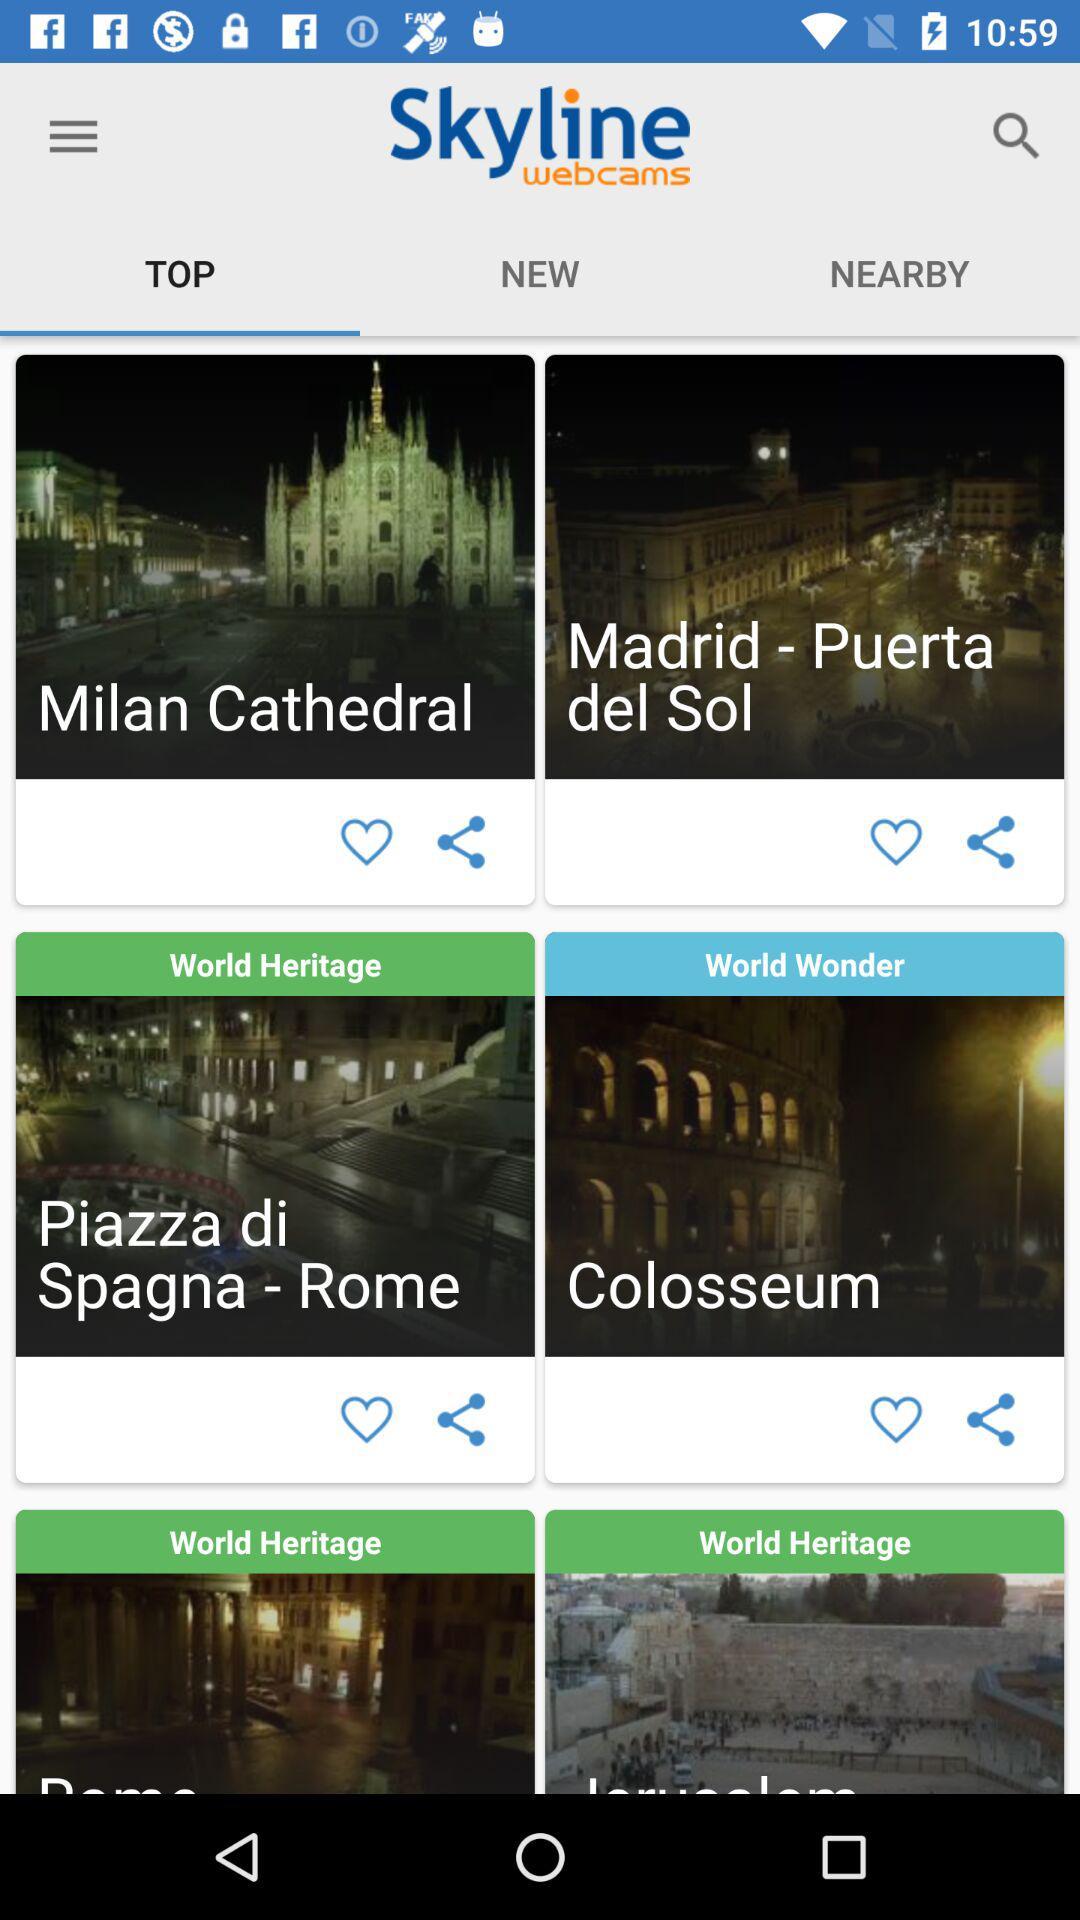 The height and width of the screenshot is (1920, 1080). What do you see at coordinates (461, 842) in the screenshot?
I see `share images` at bounding box center [461, 842].